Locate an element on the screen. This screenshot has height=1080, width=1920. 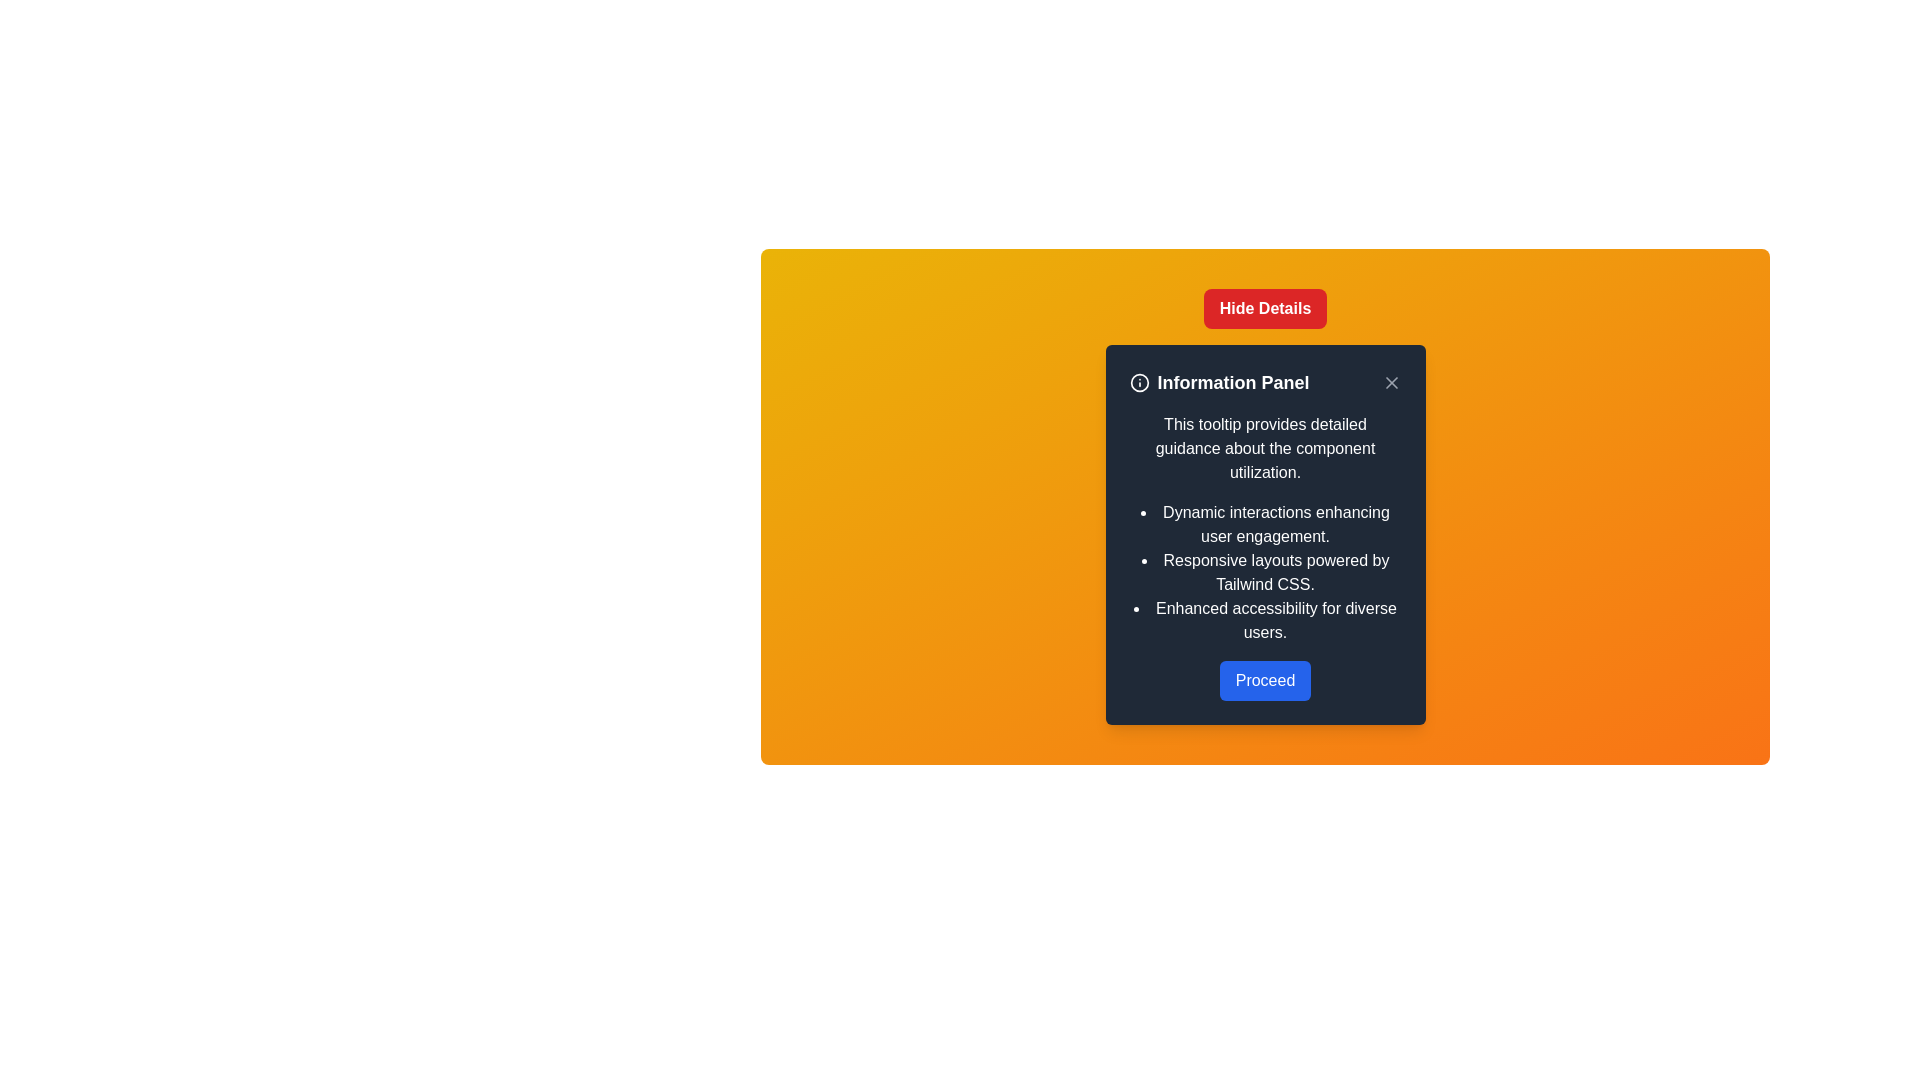
text content of the second item in the bulleted list within the information panel about 'Responsive layouts powered by Tailwind CSS.' is located at coordinates (1264, 573).